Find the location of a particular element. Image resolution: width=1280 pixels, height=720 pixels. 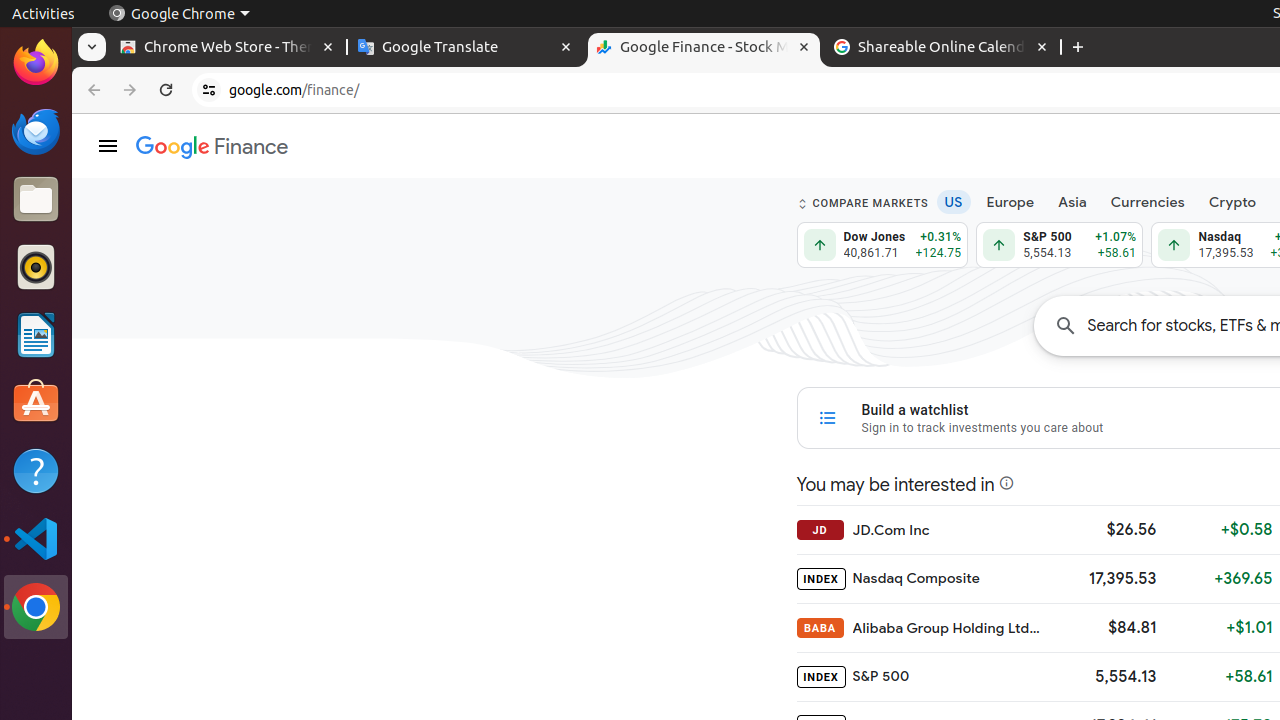

'View site information' is located at coordinates (209, 90).